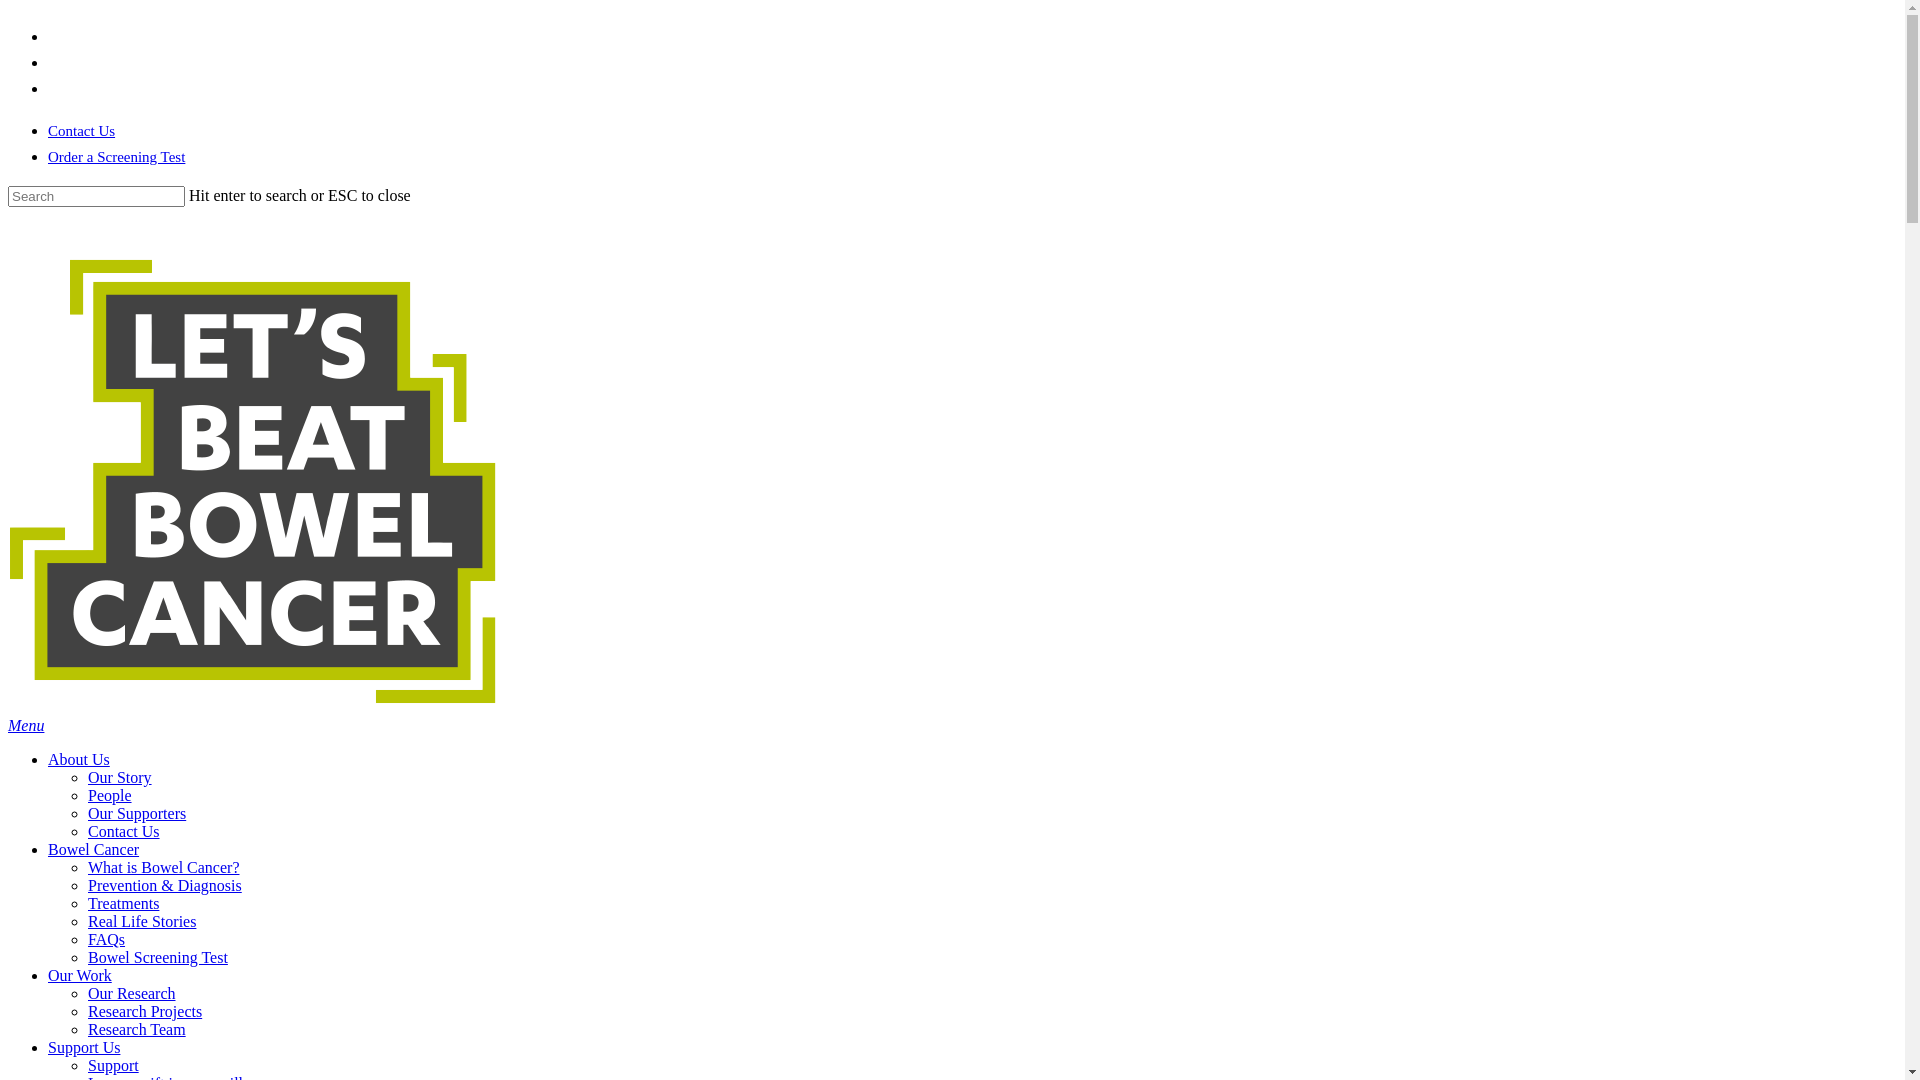 The image size is (1920, 1080). What do you see at coordinates (80, 974) in the screenshot?
I see `'Our Work'` at bounding box center [80, 974].